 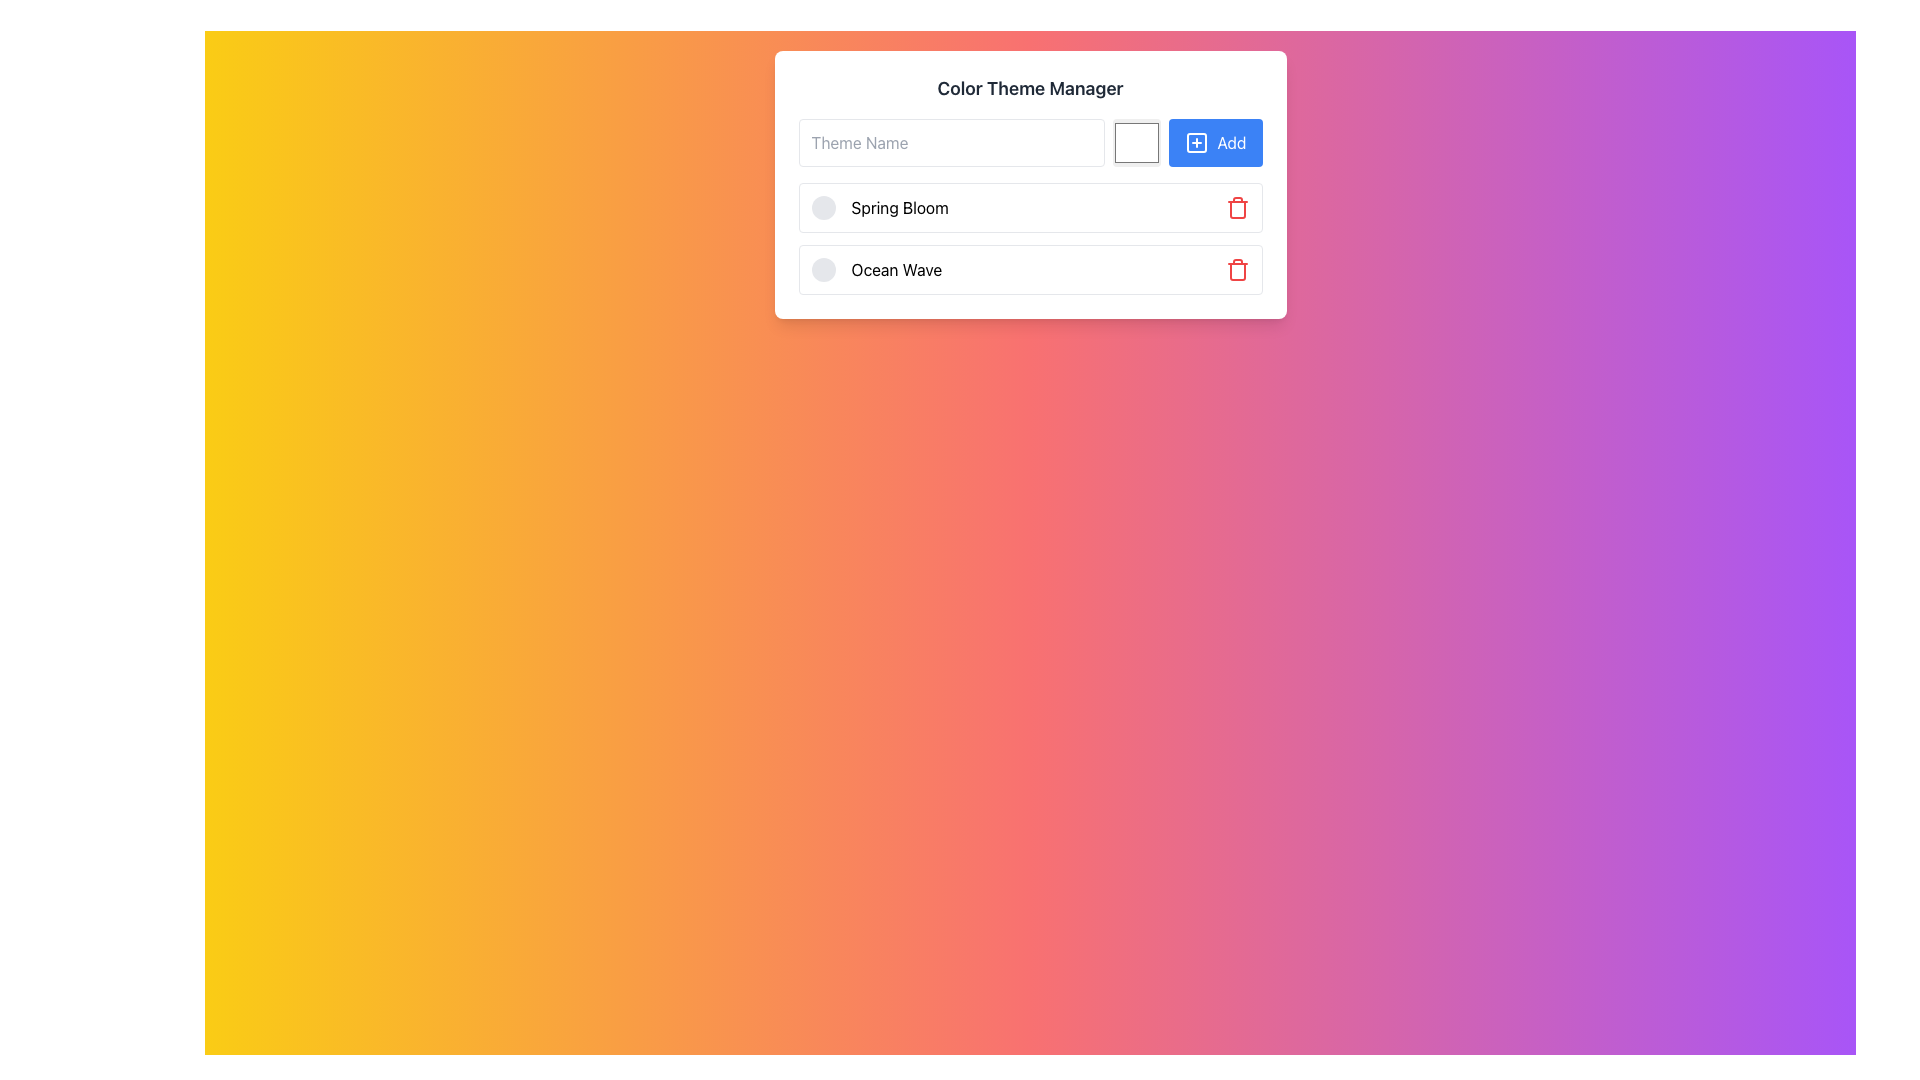 What do you see at coordinates (895, 270) in the screenshot?
I see `the text 'Ocean Wave' in the second entry of the list within the 'Color Theme Manager' box for interaction` at bounding box center [895, 270].